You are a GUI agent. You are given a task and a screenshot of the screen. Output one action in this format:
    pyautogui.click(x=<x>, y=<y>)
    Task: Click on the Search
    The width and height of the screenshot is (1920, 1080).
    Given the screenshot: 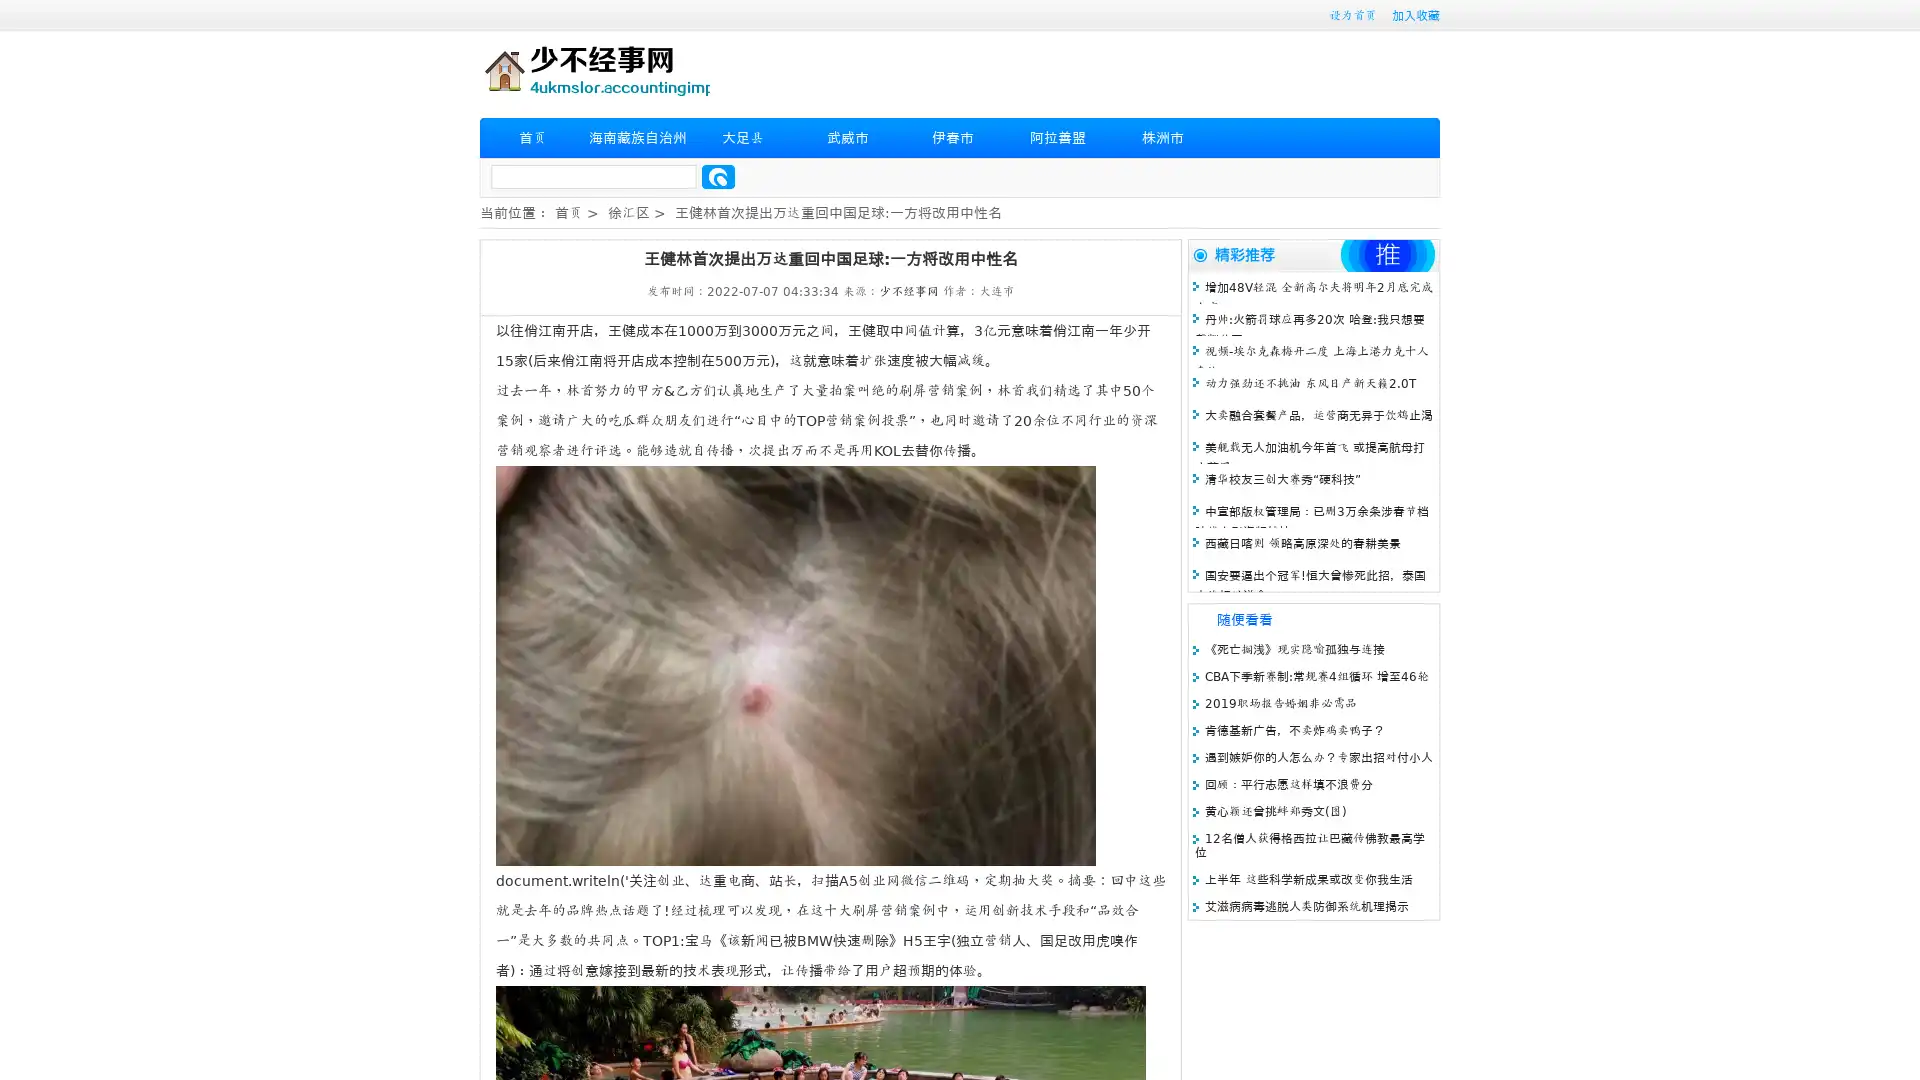 What is the action you would take?
    pyautogui.click(x=718, y=176)
    